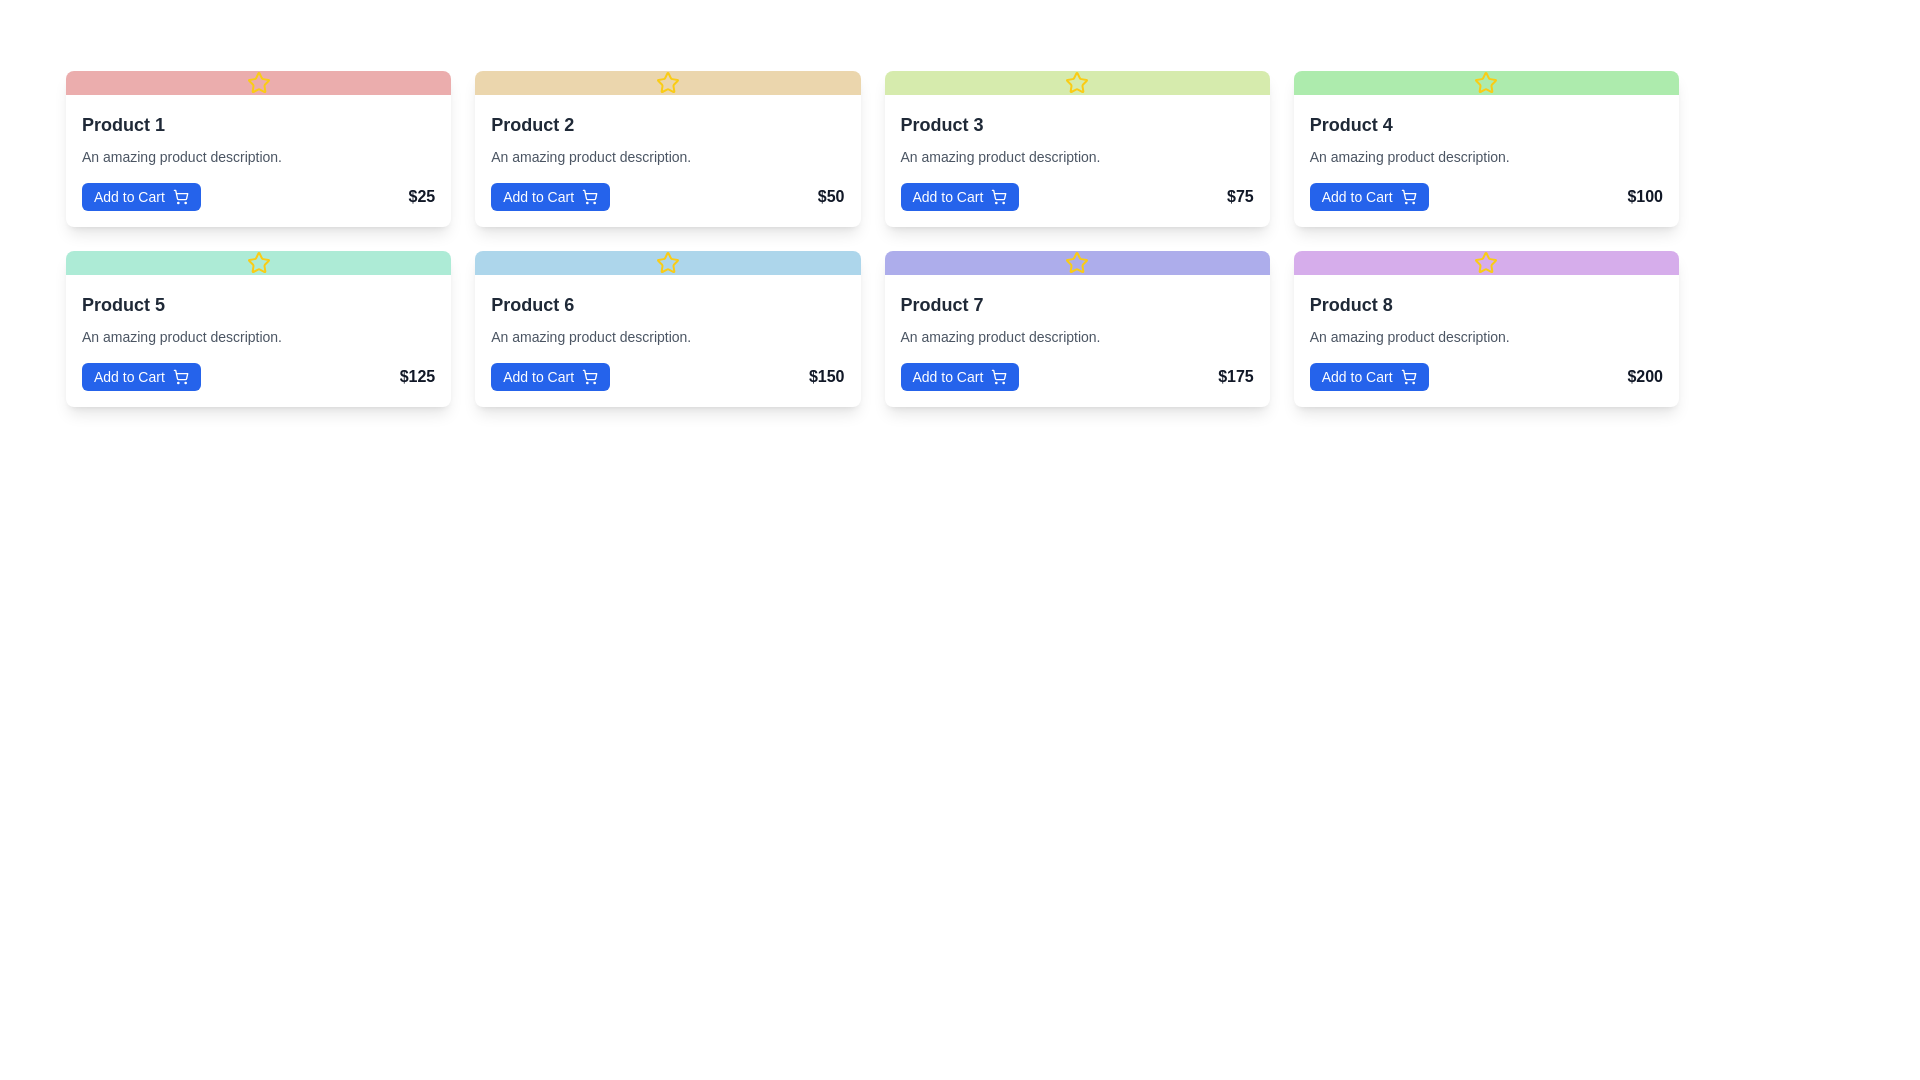  What do you see at coordinates (1645, 196) in the screenshot?
I see `the price information text label located in the 'Product 4' card at the top-right corner, adjacent to the 'Add to Cart' button` at bounding box center [1645, 196].